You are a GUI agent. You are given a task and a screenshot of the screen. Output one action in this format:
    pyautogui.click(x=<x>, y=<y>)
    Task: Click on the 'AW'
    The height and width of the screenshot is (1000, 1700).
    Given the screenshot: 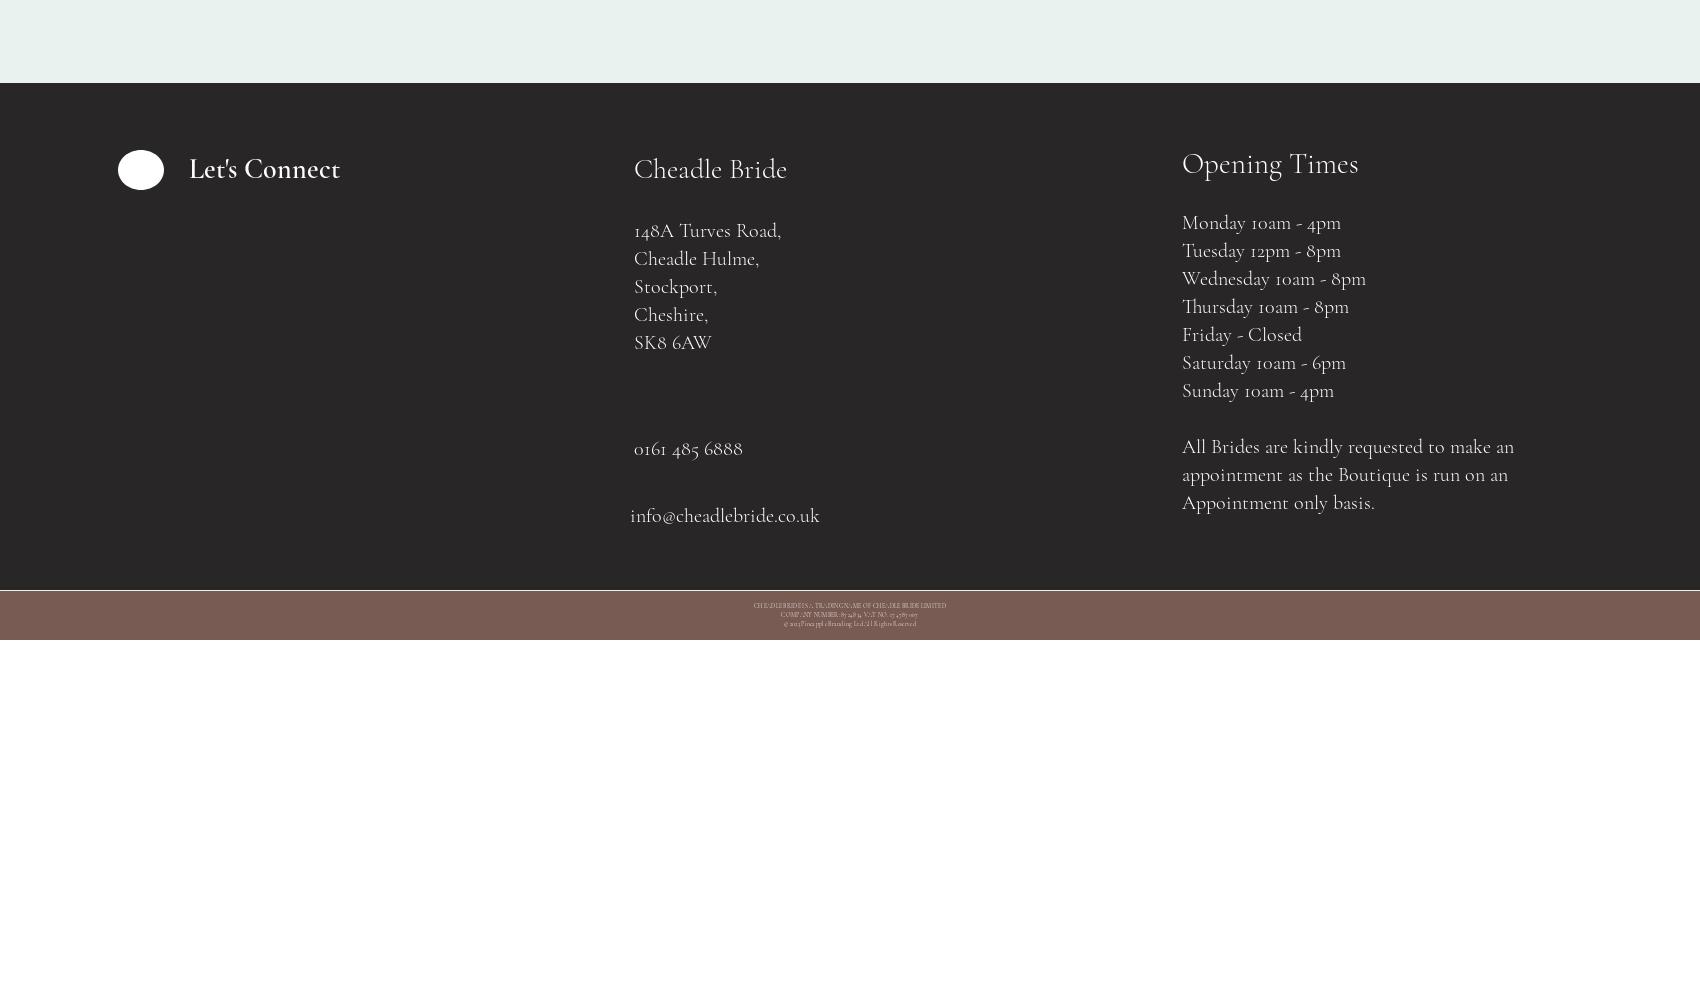 What is the action you would take?
    pyautogui.click(x=695, y=342)
    